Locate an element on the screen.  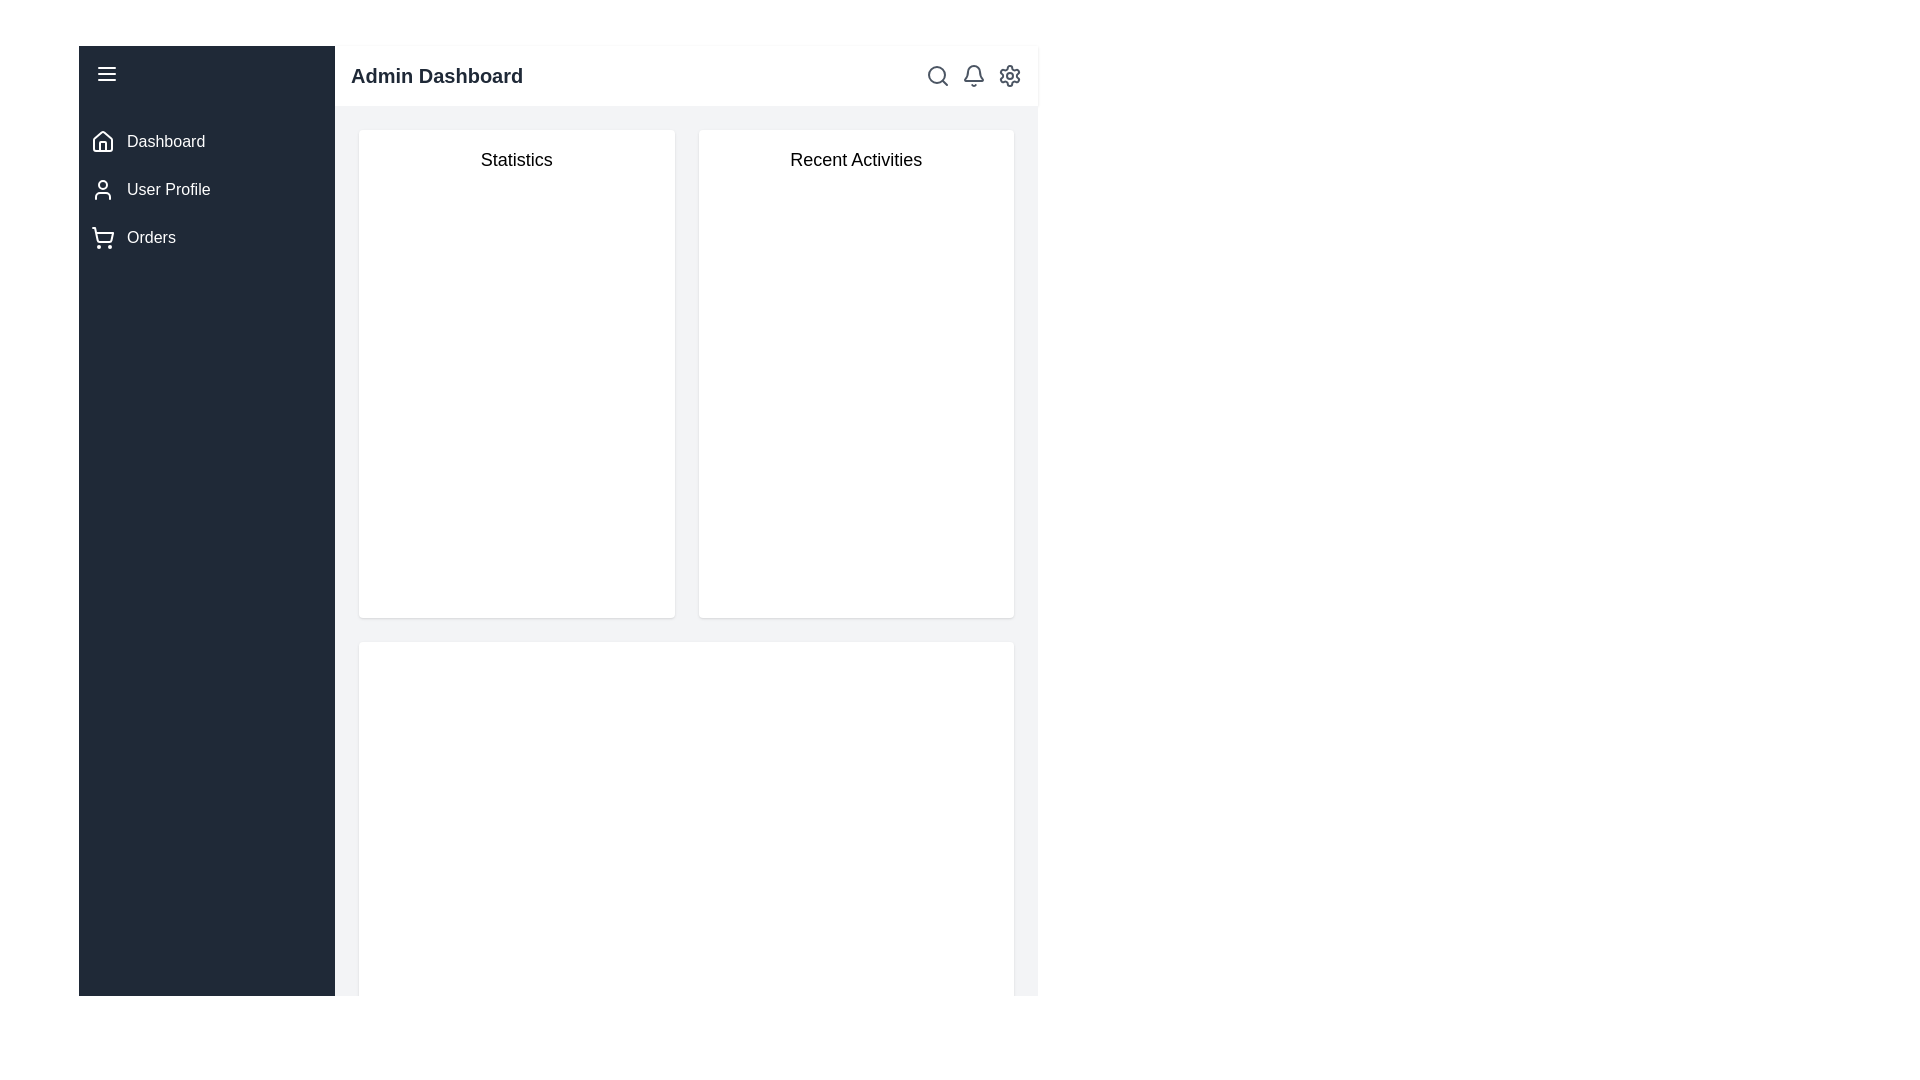
the lens of the magnifying glass icon located in the top-right corner of the interface to initiate search functionality is located at coordinates (935, 73).